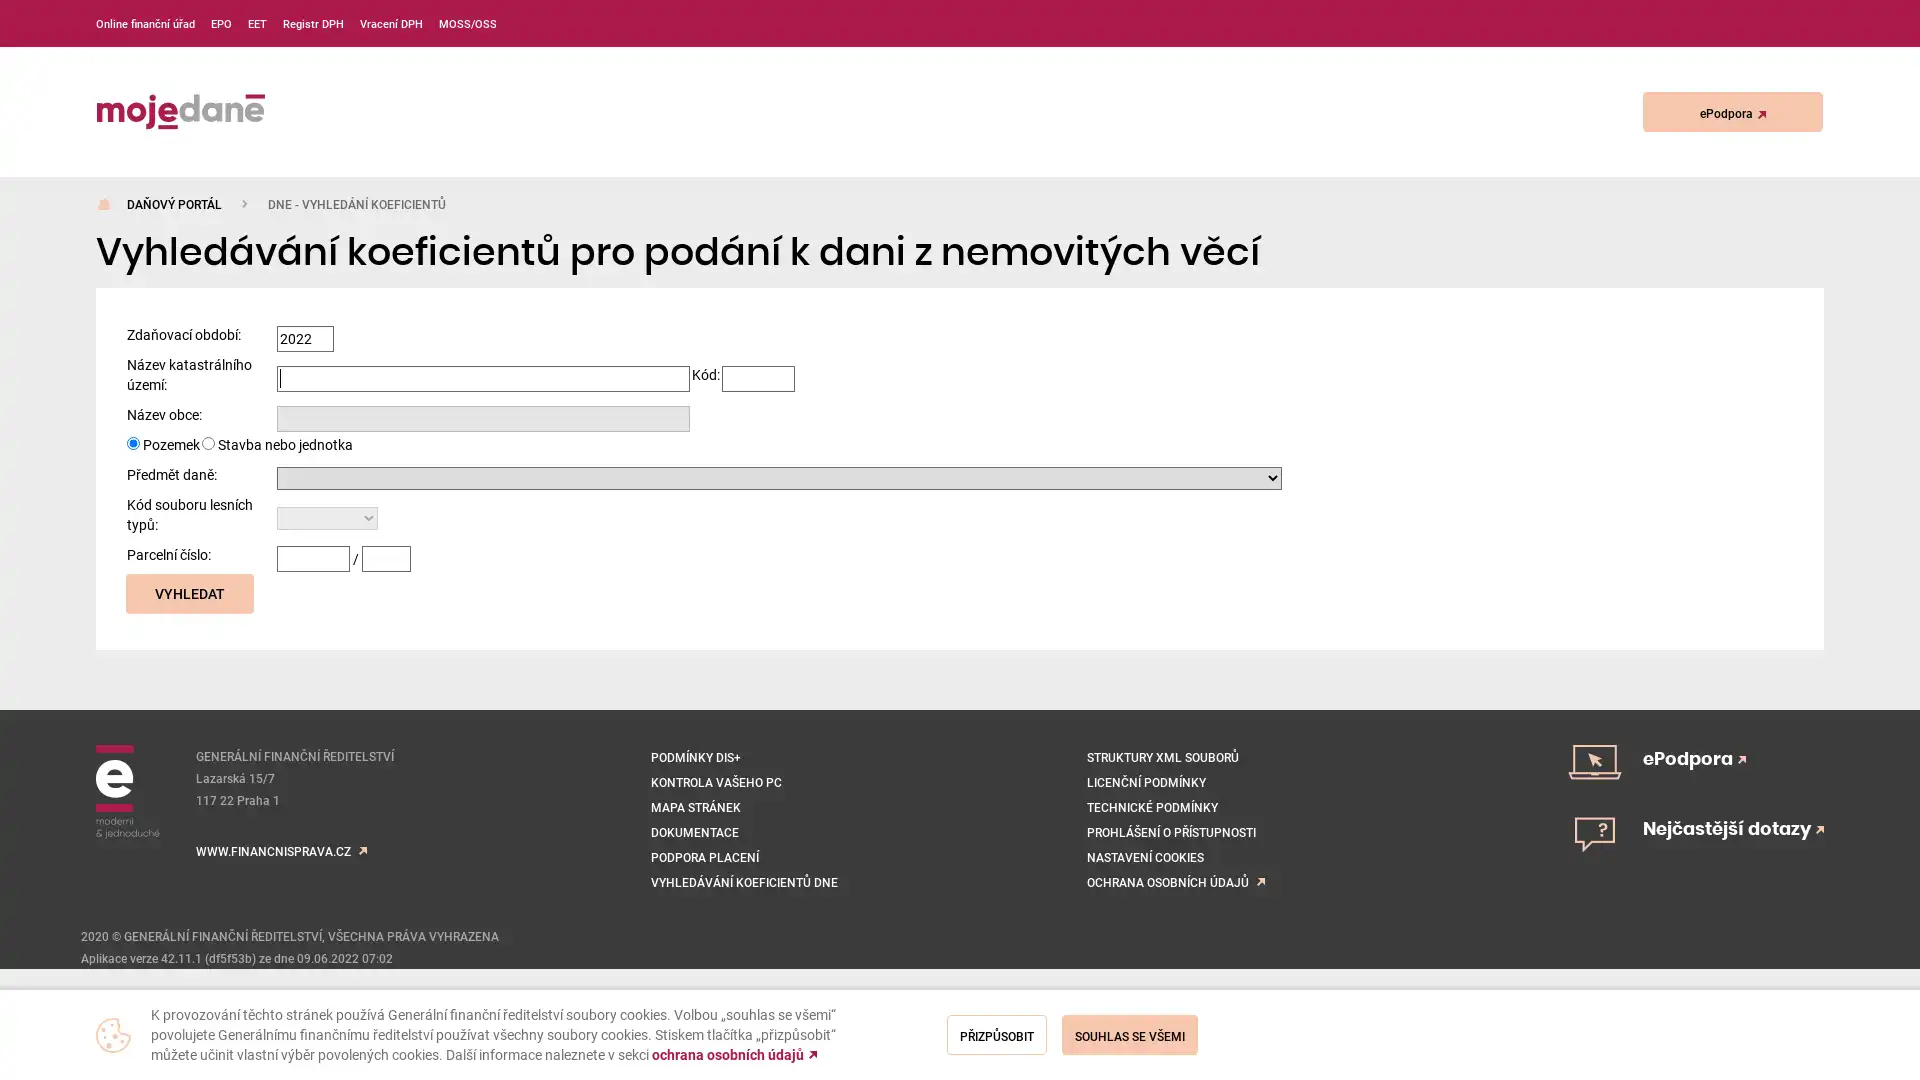  What do you see at coordinates (997, 1034) in the screenshot?
I see `Prizpusobit` at bounding box center [997, 1034].